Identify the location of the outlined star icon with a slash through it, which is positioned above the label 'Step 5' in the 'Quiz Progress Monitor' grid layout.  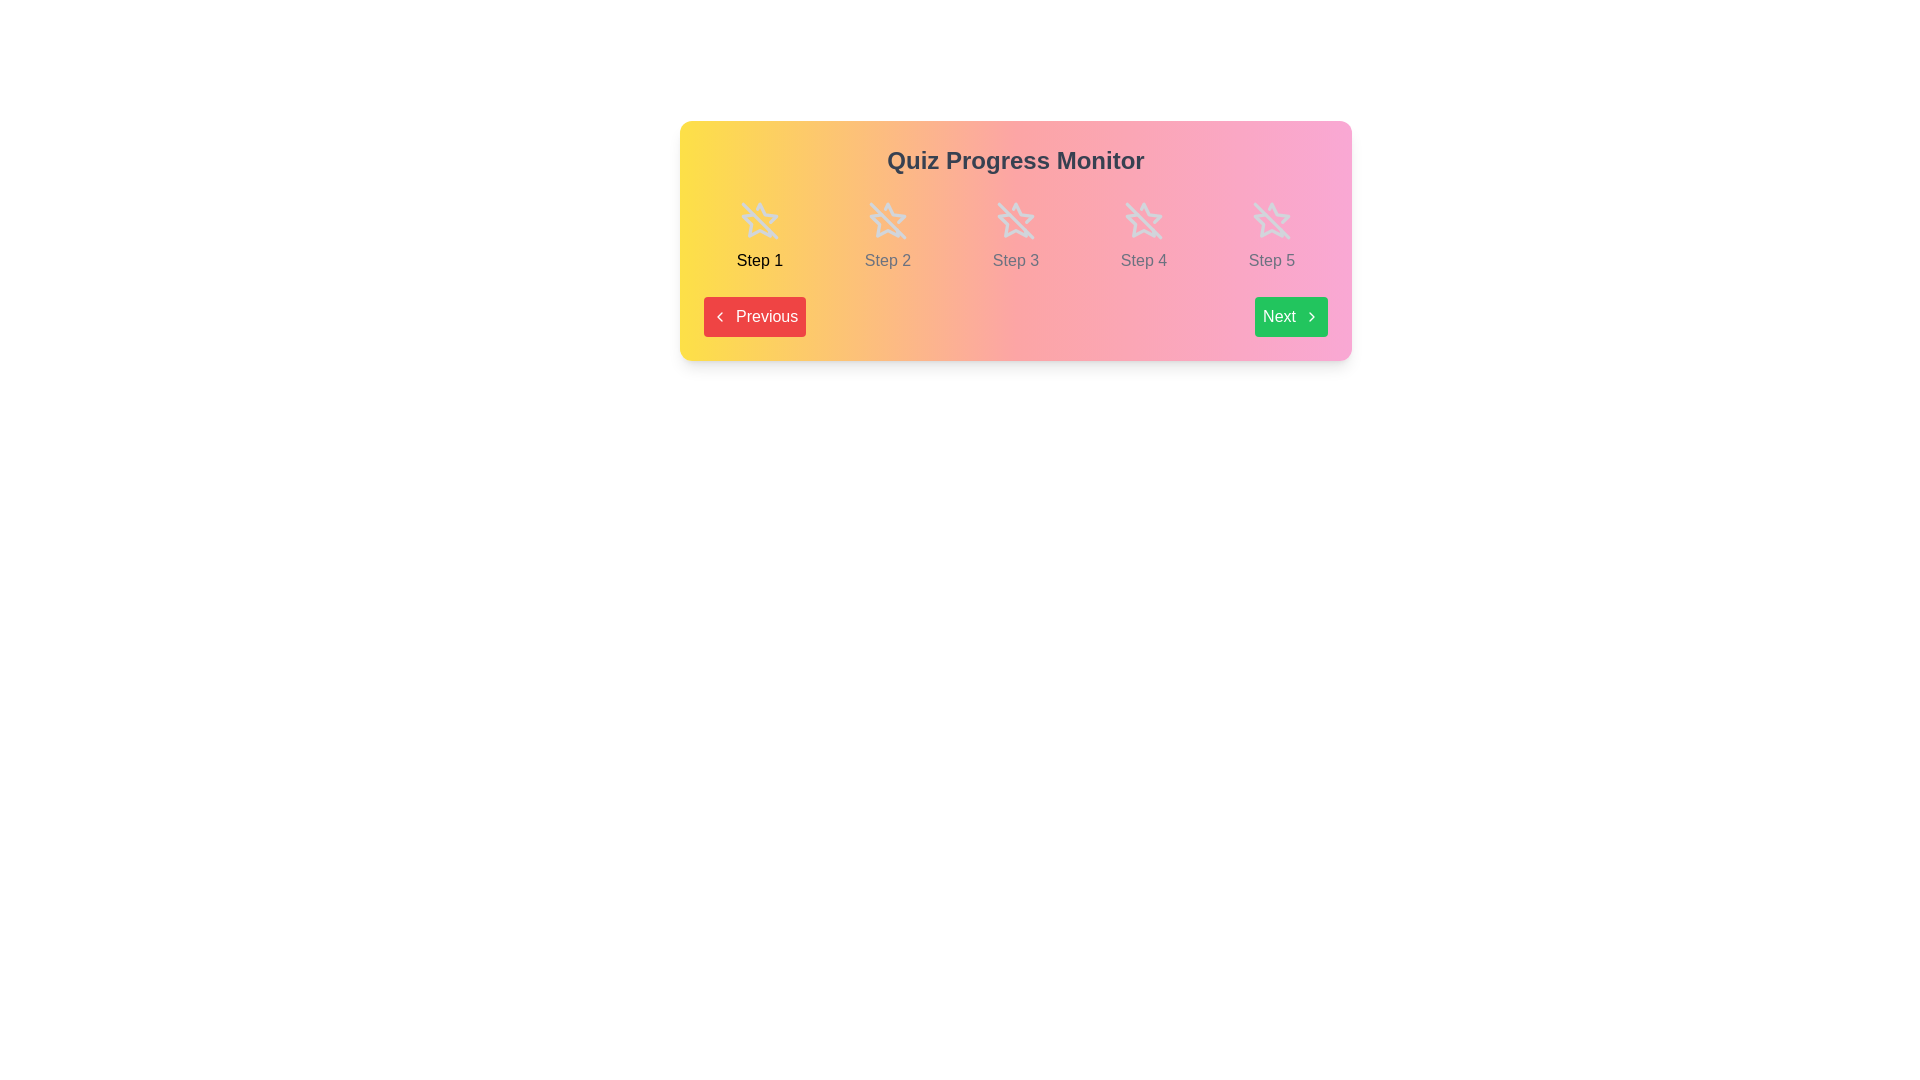
(1271, 235).